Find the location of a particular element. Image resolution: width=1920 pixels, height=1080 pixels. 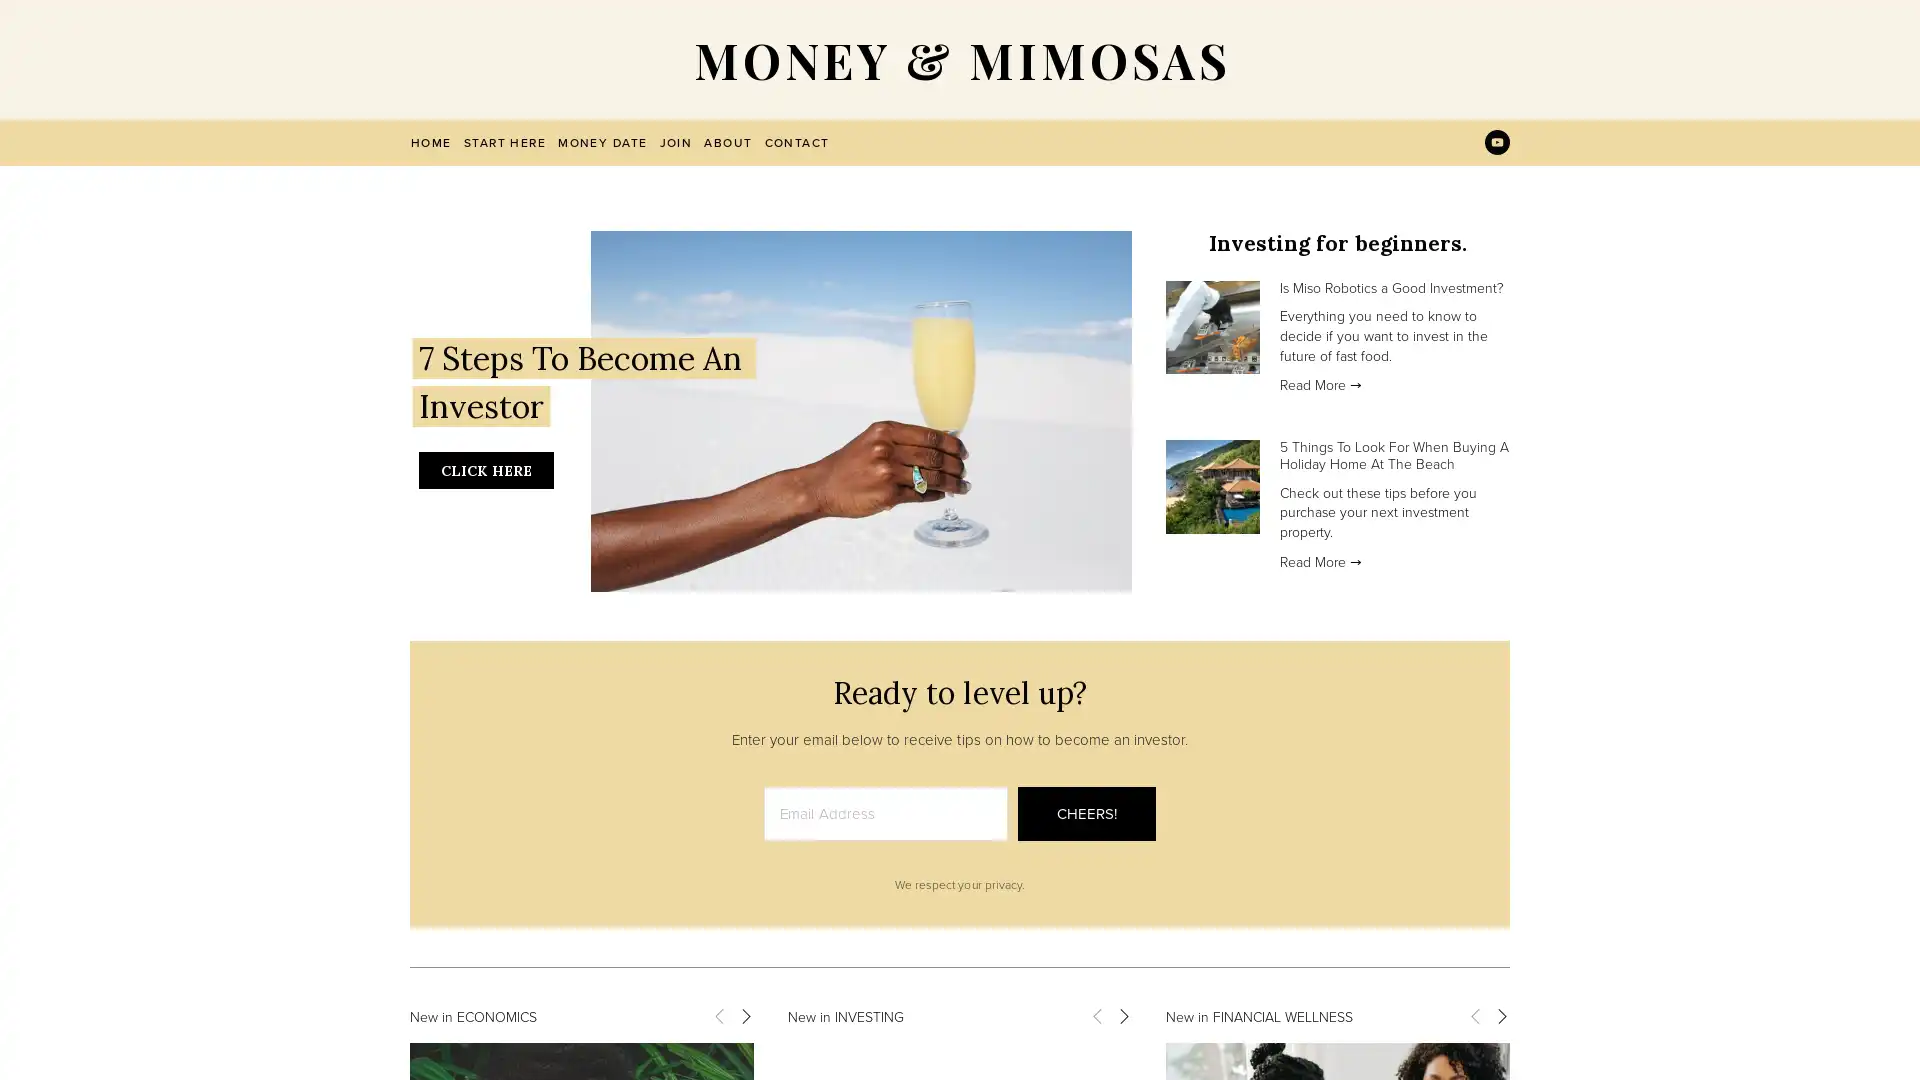

Yes, I love Money & Mimosas. is located at coordinates (1147, 597).